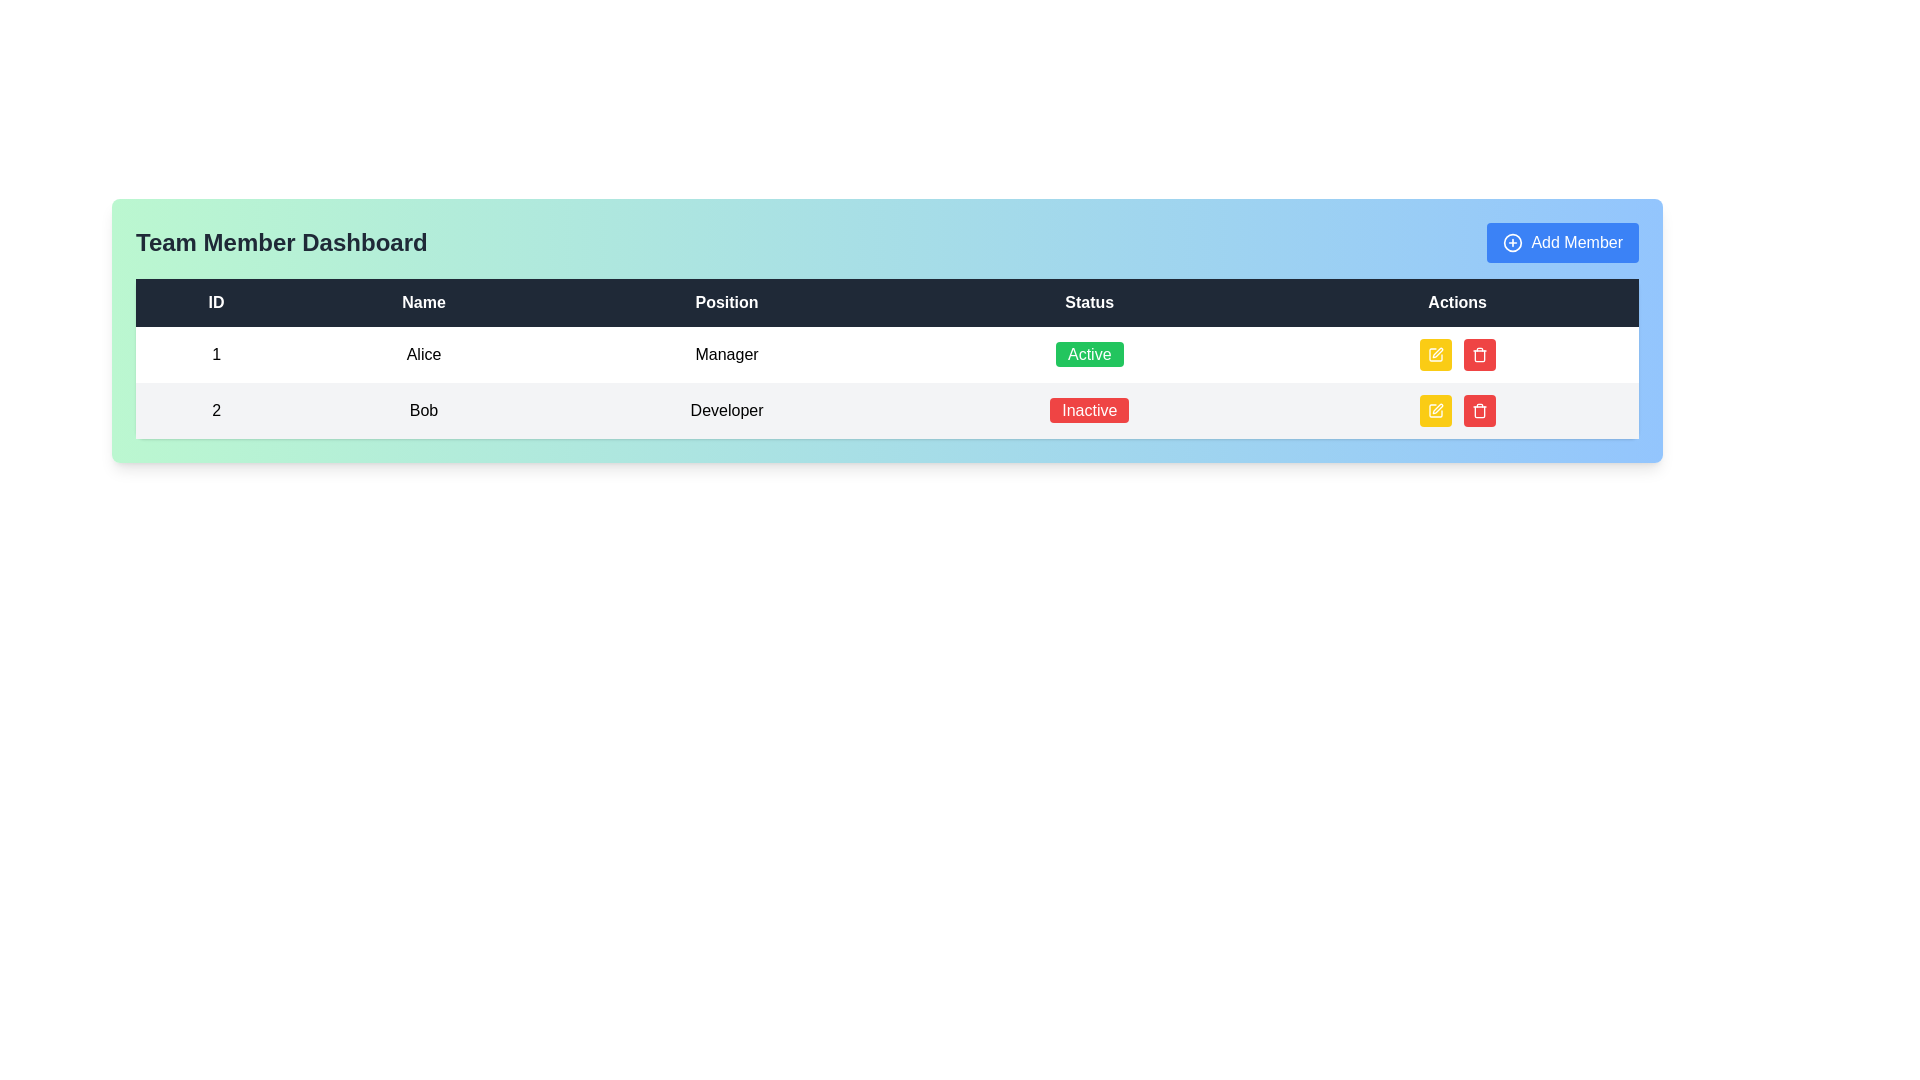 The width and height of the screenshot is (1920, 1080). Describe the element at coordinates (422, 410) in the screenshot. I see `the text field containing 'Bob' in the second row of the table, positioned under the 'Name' column` at that location.